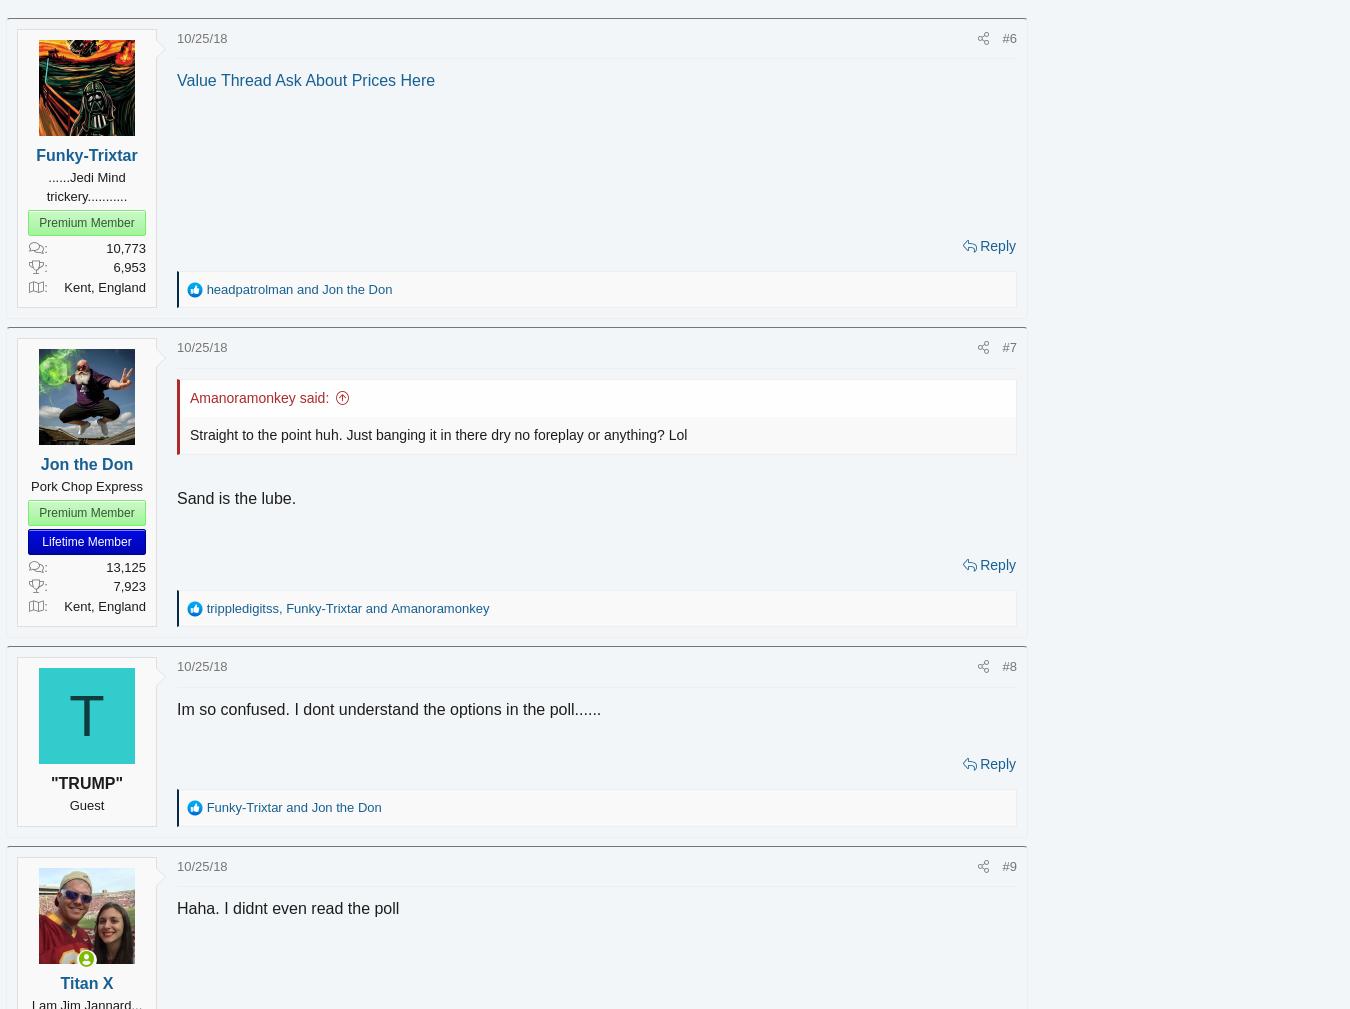 This screenshot has height=1009, width=1350. What do you see at coordinates (269, 607) in the screenshot?
I see `'trippledigitss'` at bounding box center [269, 607].